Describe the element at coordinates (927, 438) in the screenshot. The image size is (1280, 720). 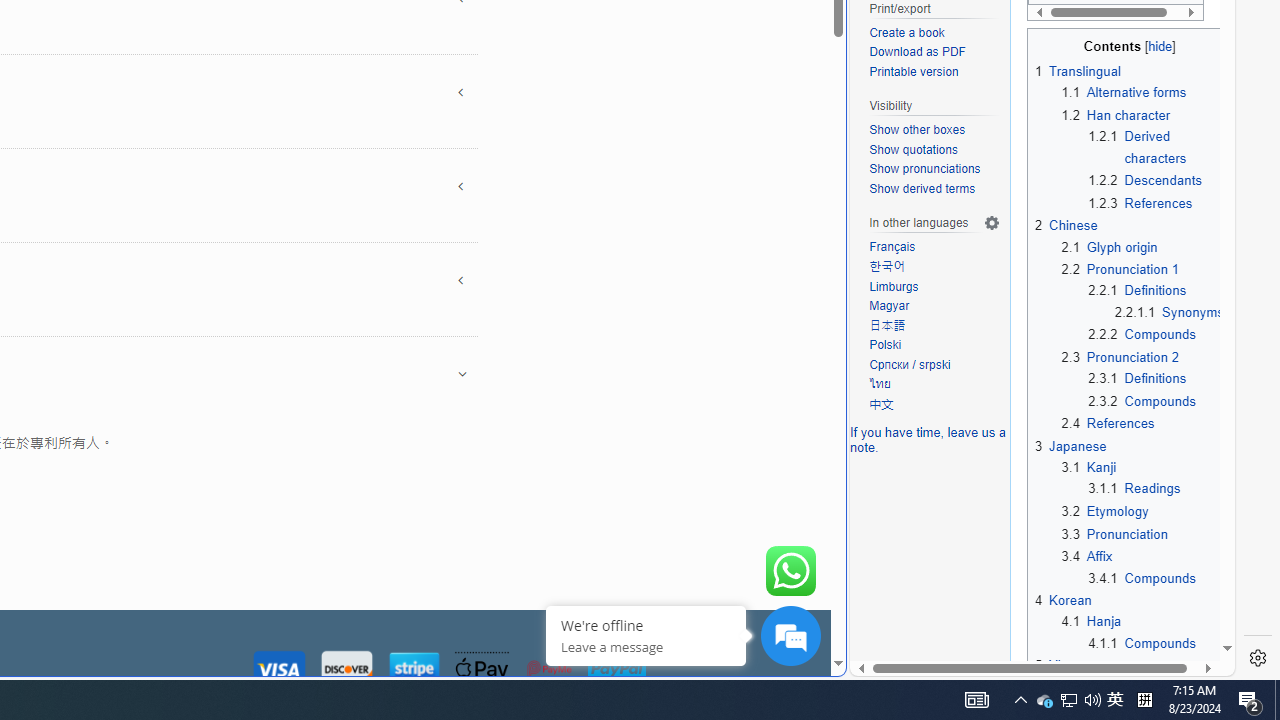
I see `'If you have time, leave us a note.'` at that location.